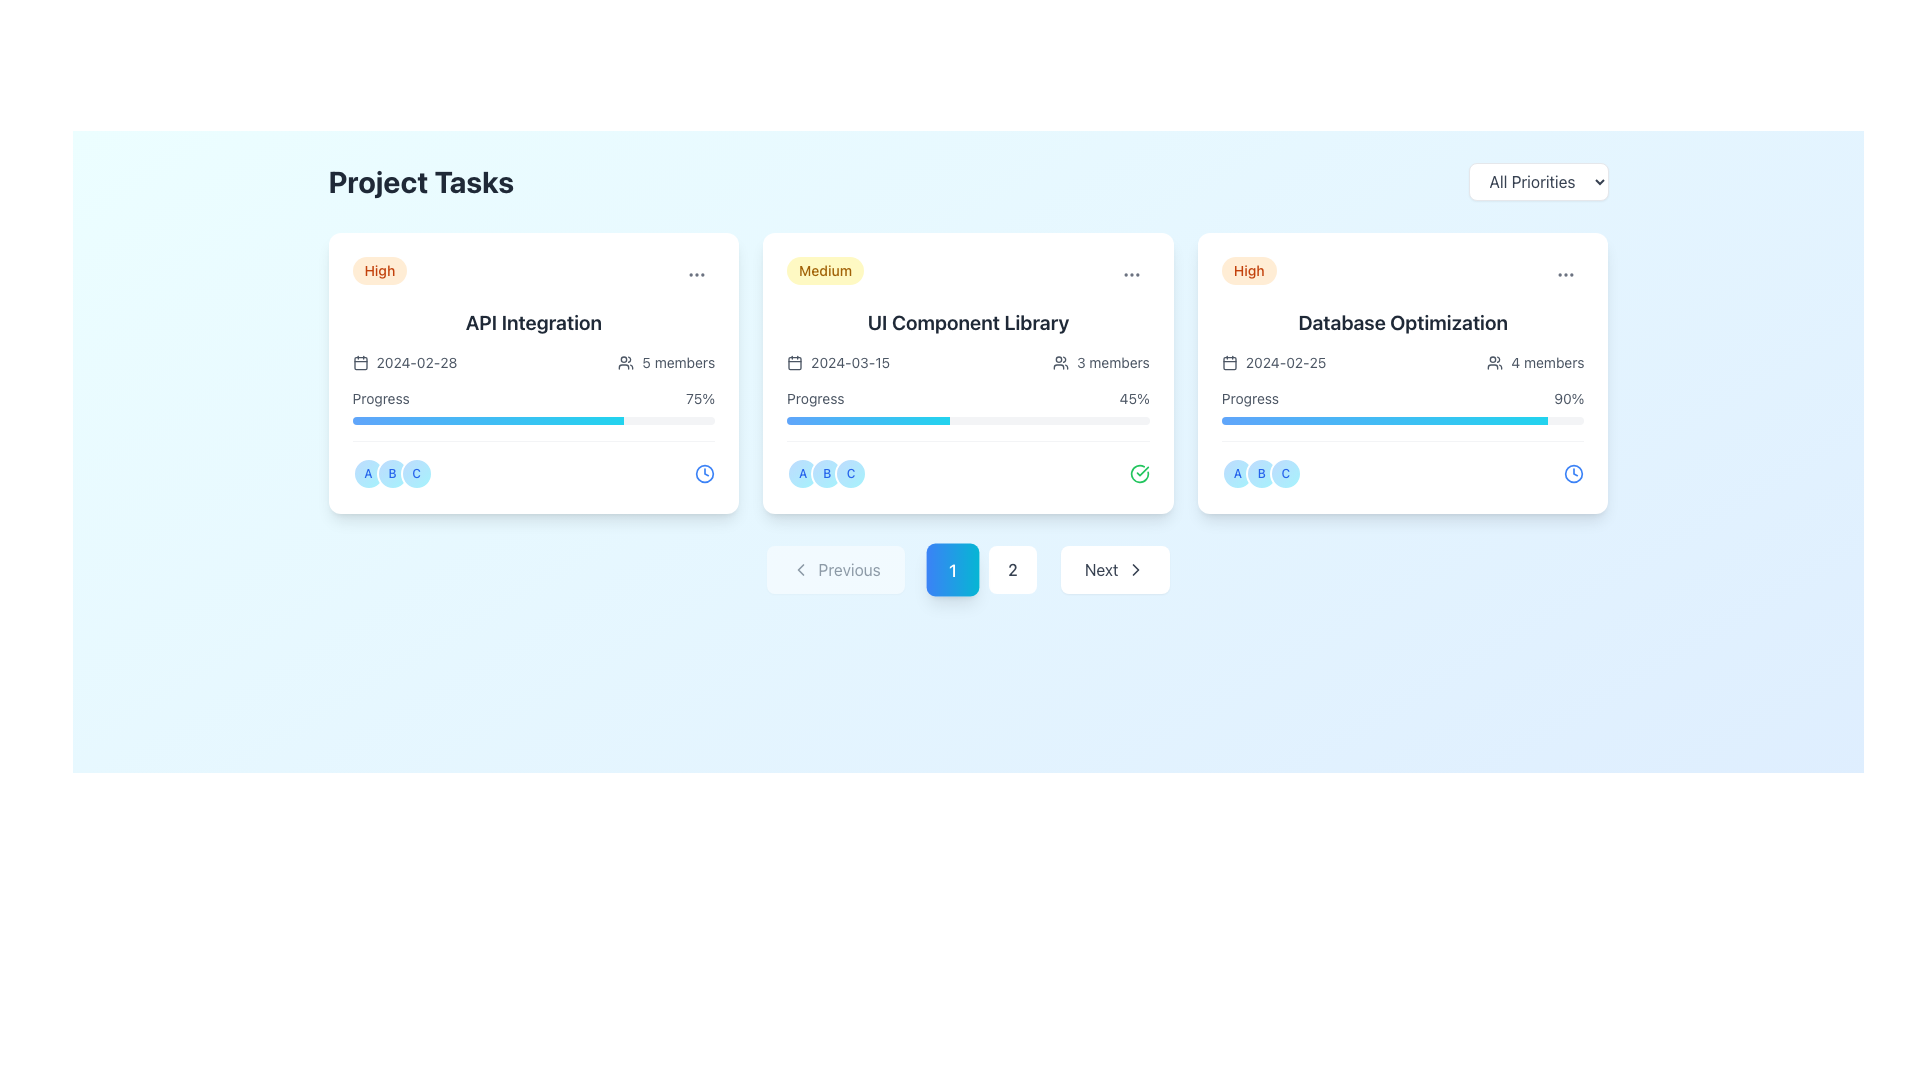  Describe the element at coordinates (1134, 398) in the screenshot. I see `text label displaying '45%' located to the right of the 'Progress' label in the UI Component Library card` at that location.